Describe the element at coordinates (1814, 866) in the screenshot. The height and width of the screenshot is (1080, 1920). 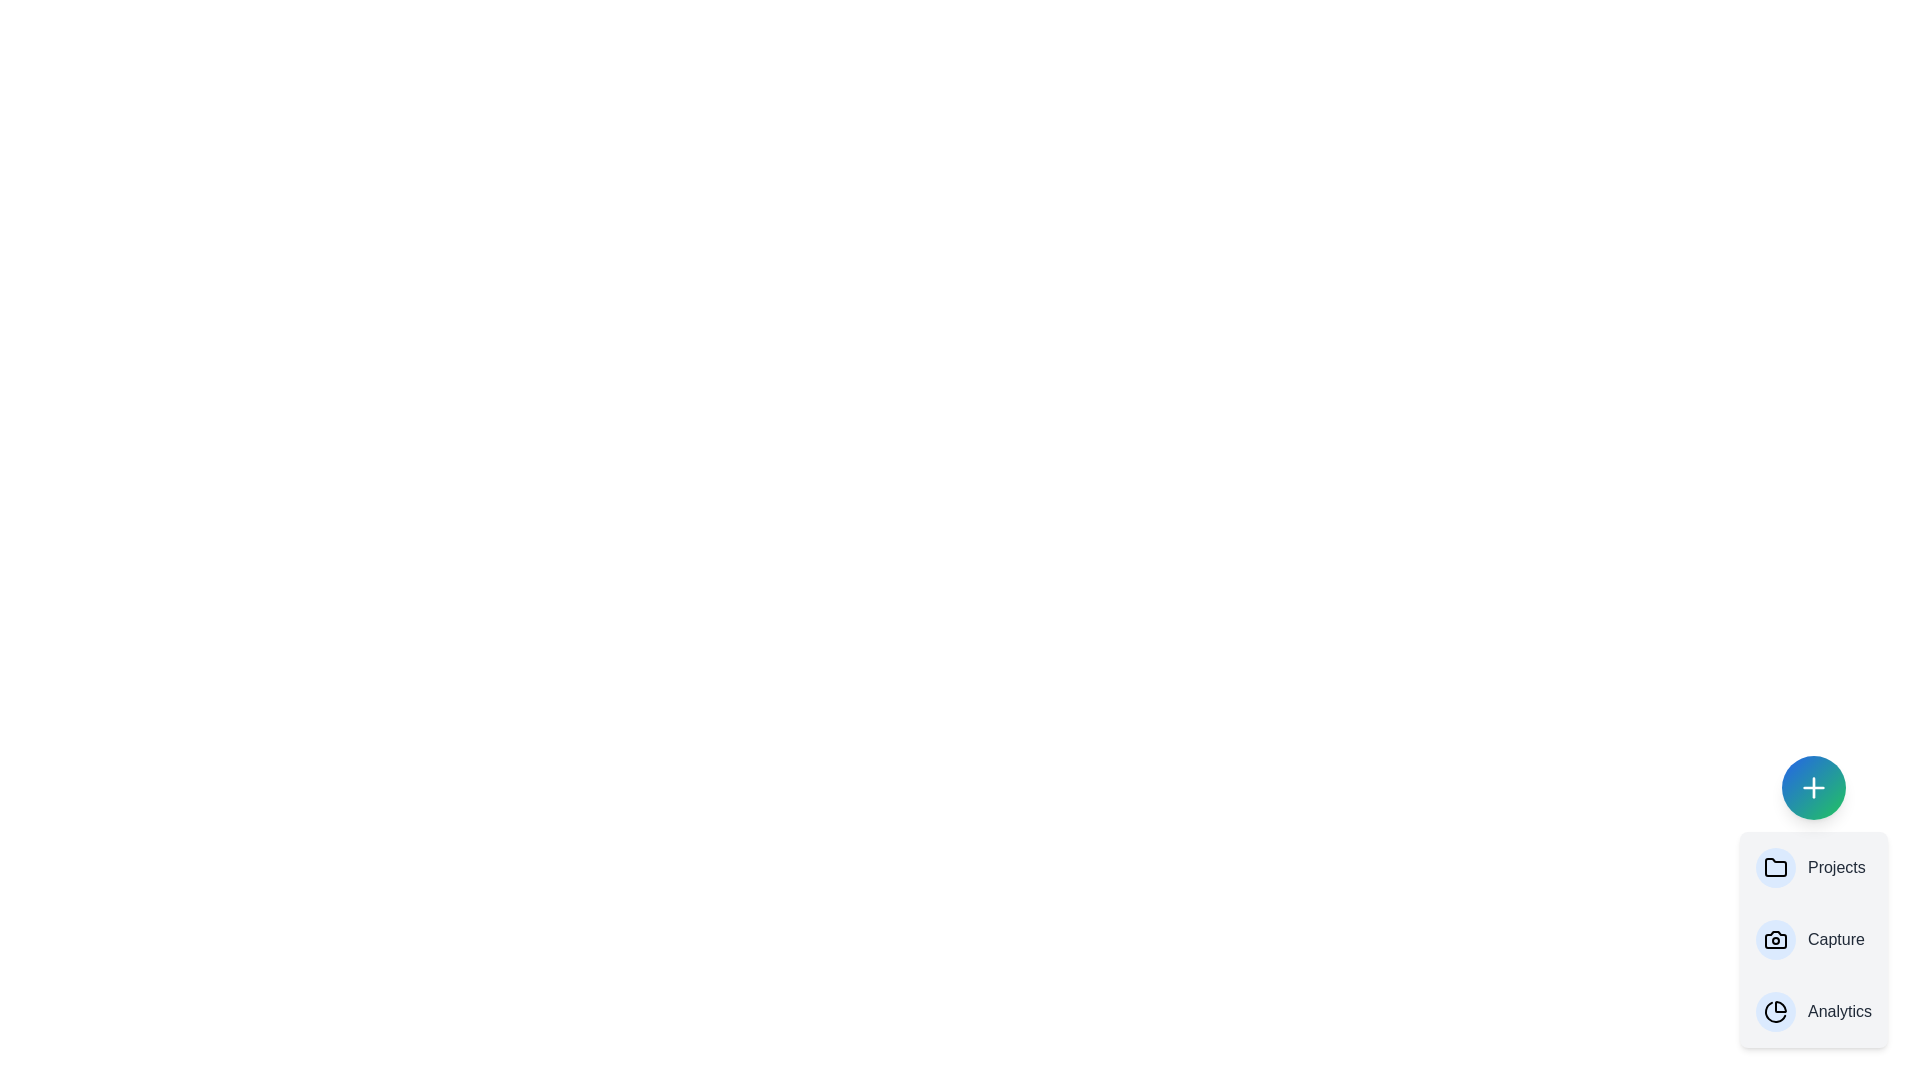
I see `the 'Projects' option` at that location.